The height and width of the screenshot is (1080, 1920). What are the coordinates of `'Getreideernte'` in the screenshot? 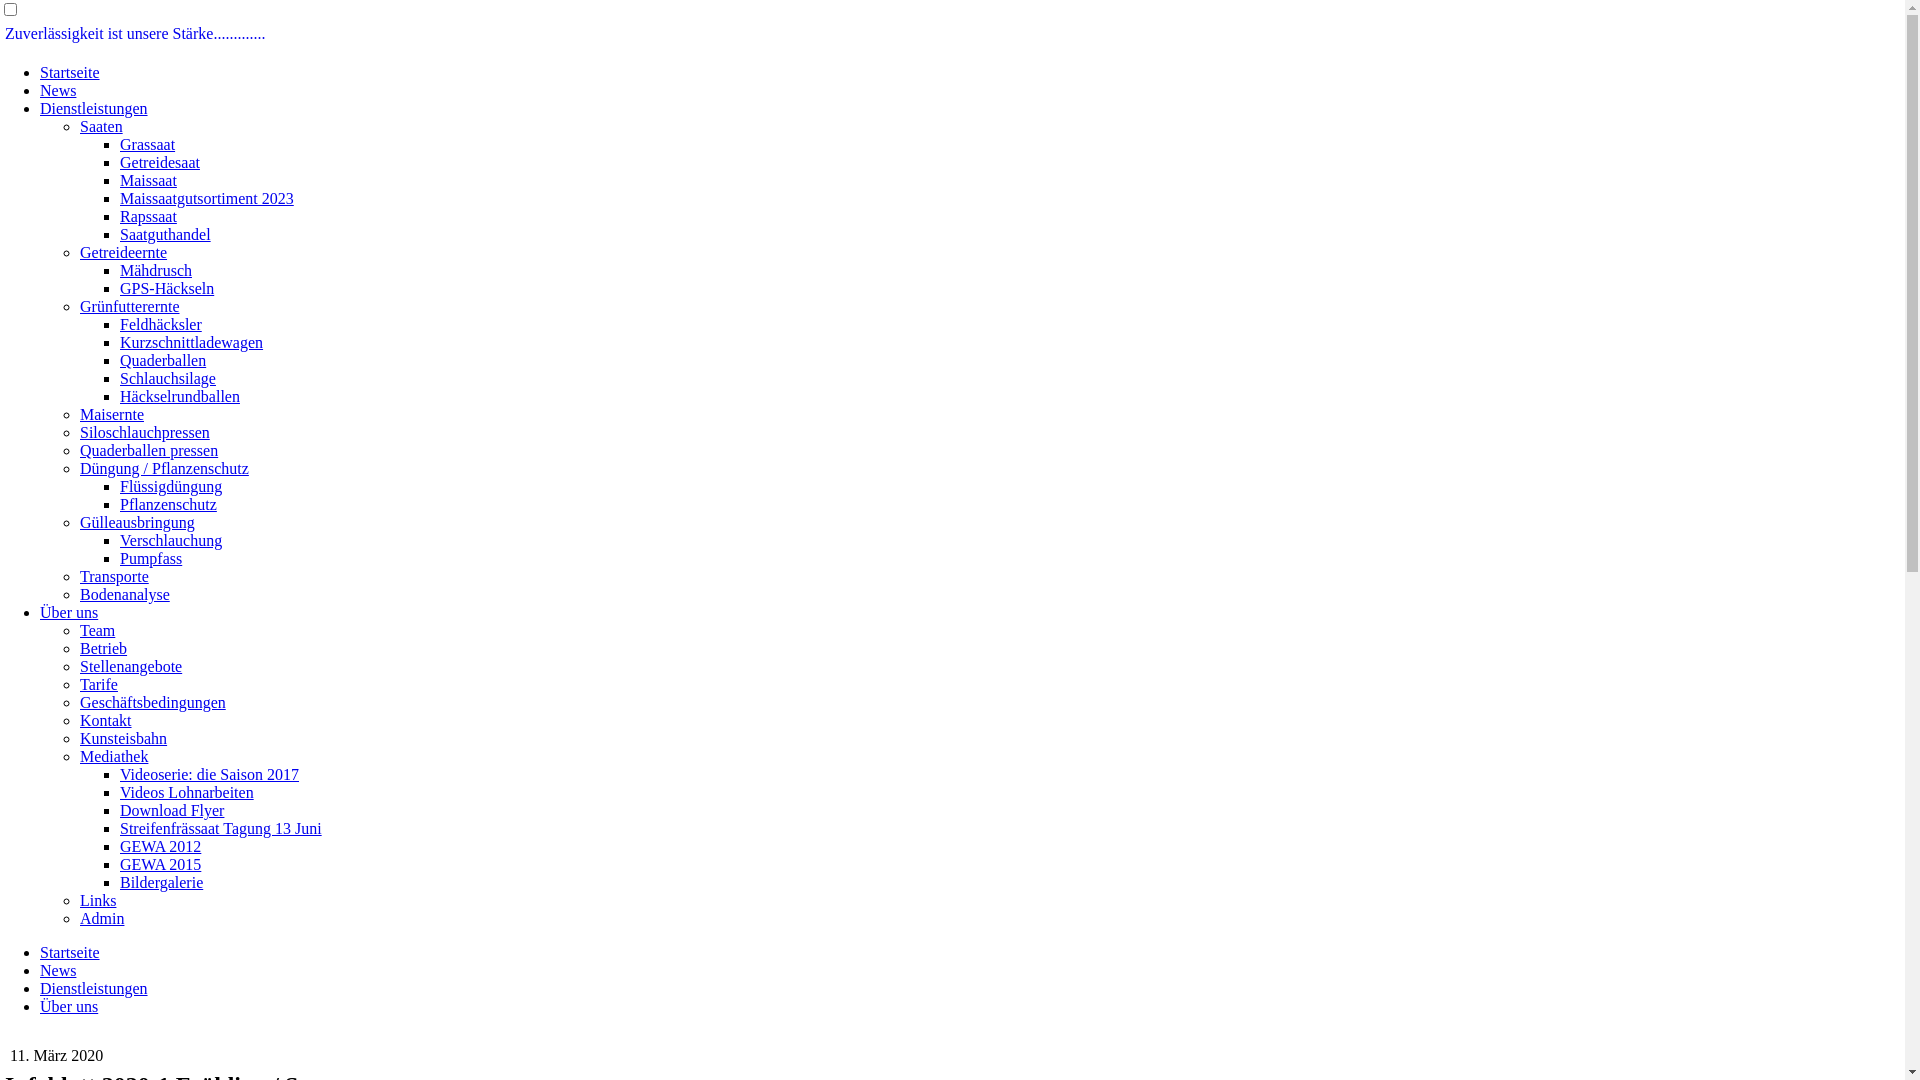 It's located at (122, 251).